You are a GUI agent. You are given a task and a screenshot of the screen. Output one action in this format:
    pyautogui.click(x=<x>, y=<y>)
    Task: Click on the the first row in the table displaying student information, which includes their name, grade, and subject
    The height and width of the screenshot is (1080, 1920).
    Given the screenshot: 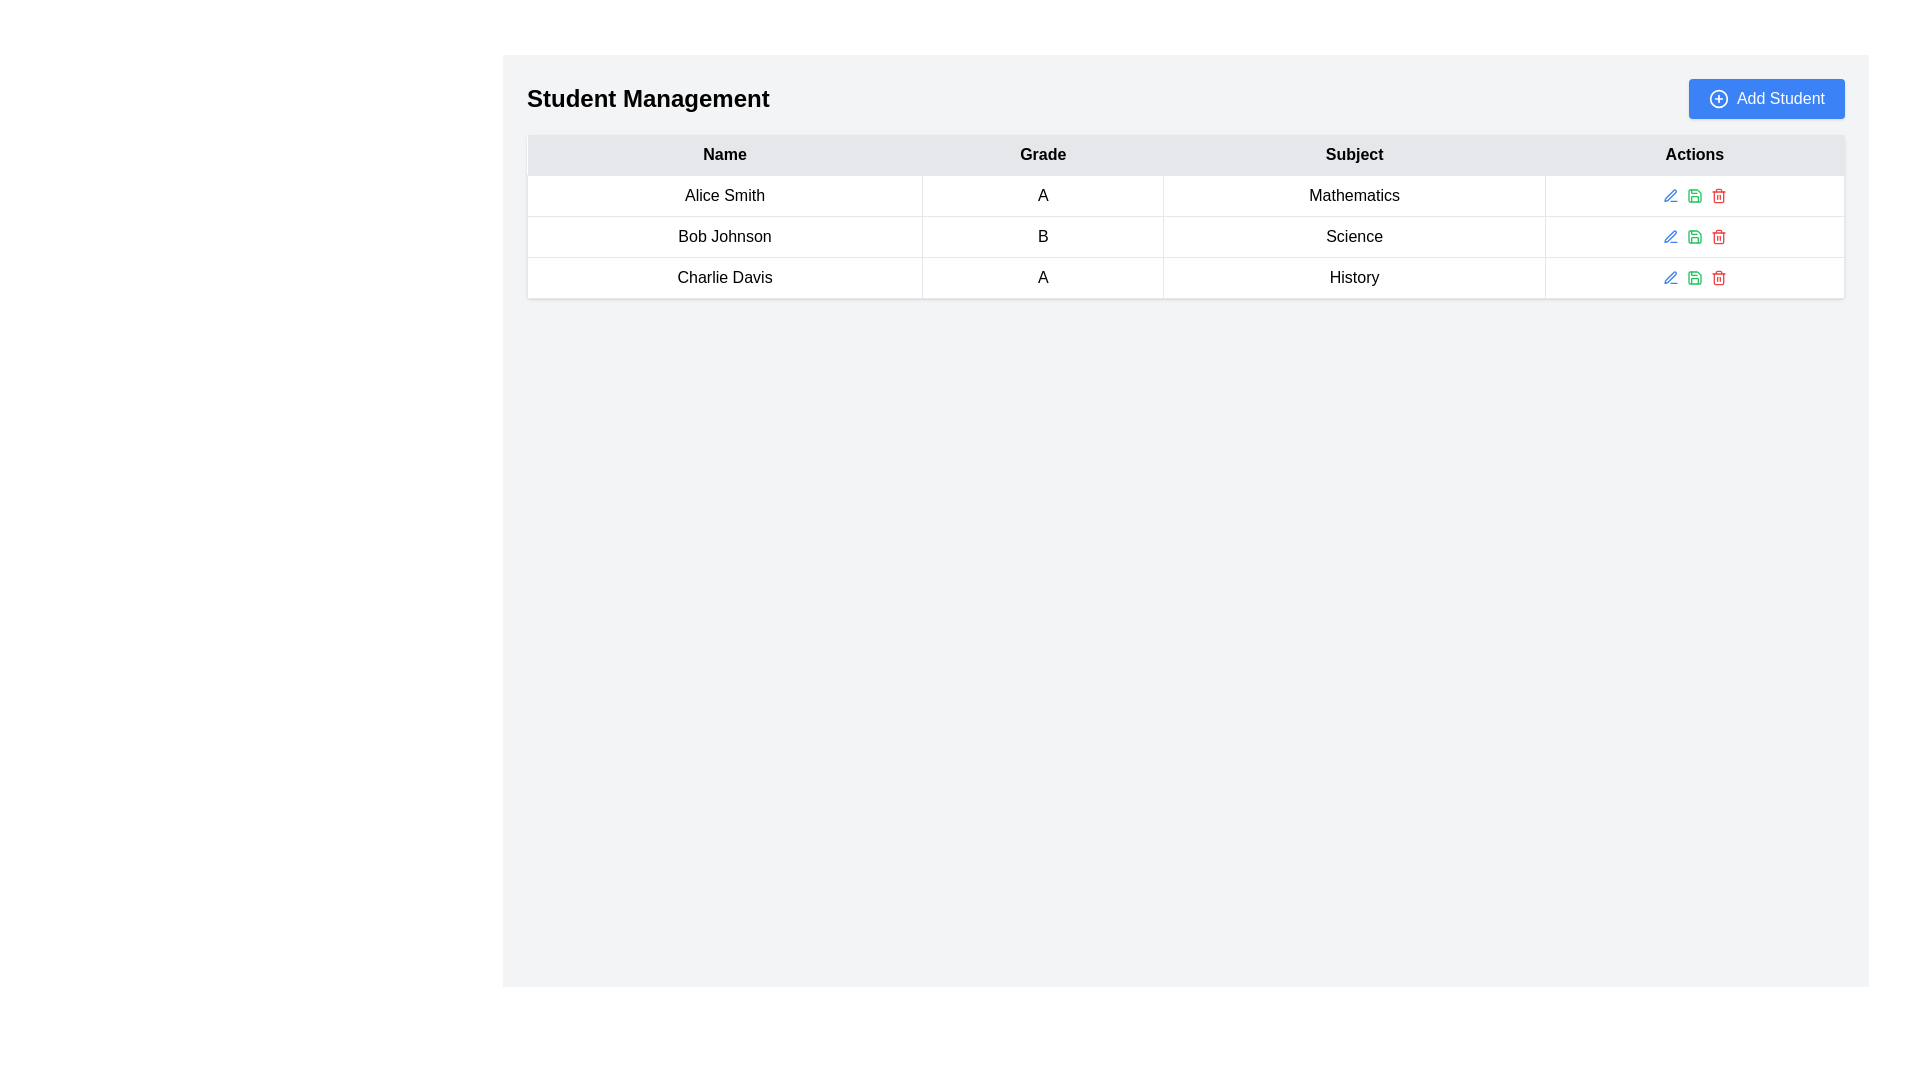 What is the action you would take?
    pyautogui.click(x=1185, y=196)
    